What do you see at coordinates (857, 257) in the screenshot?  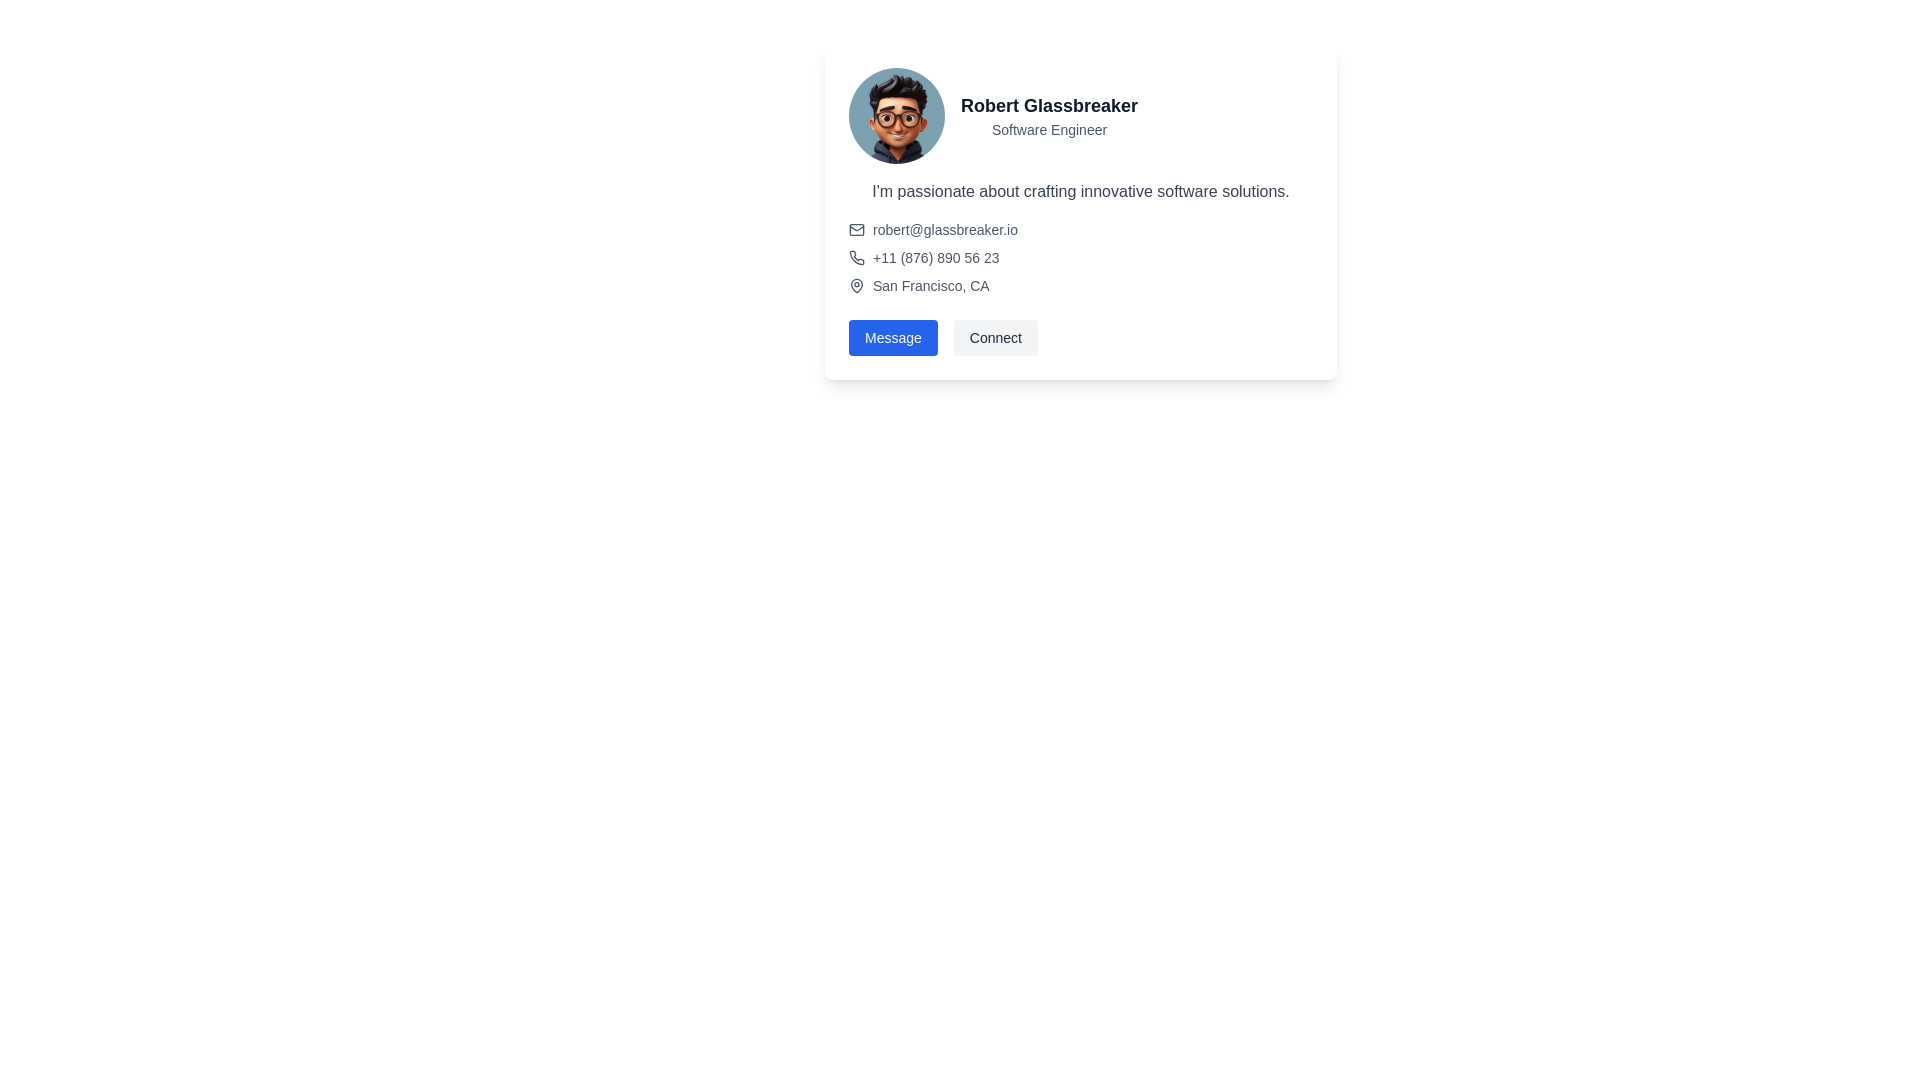 I see `the minimalistic phone icon with a black border, which is located next to the phone number '+11 (876) 890 56 23'` at bounding box center [857, 257].